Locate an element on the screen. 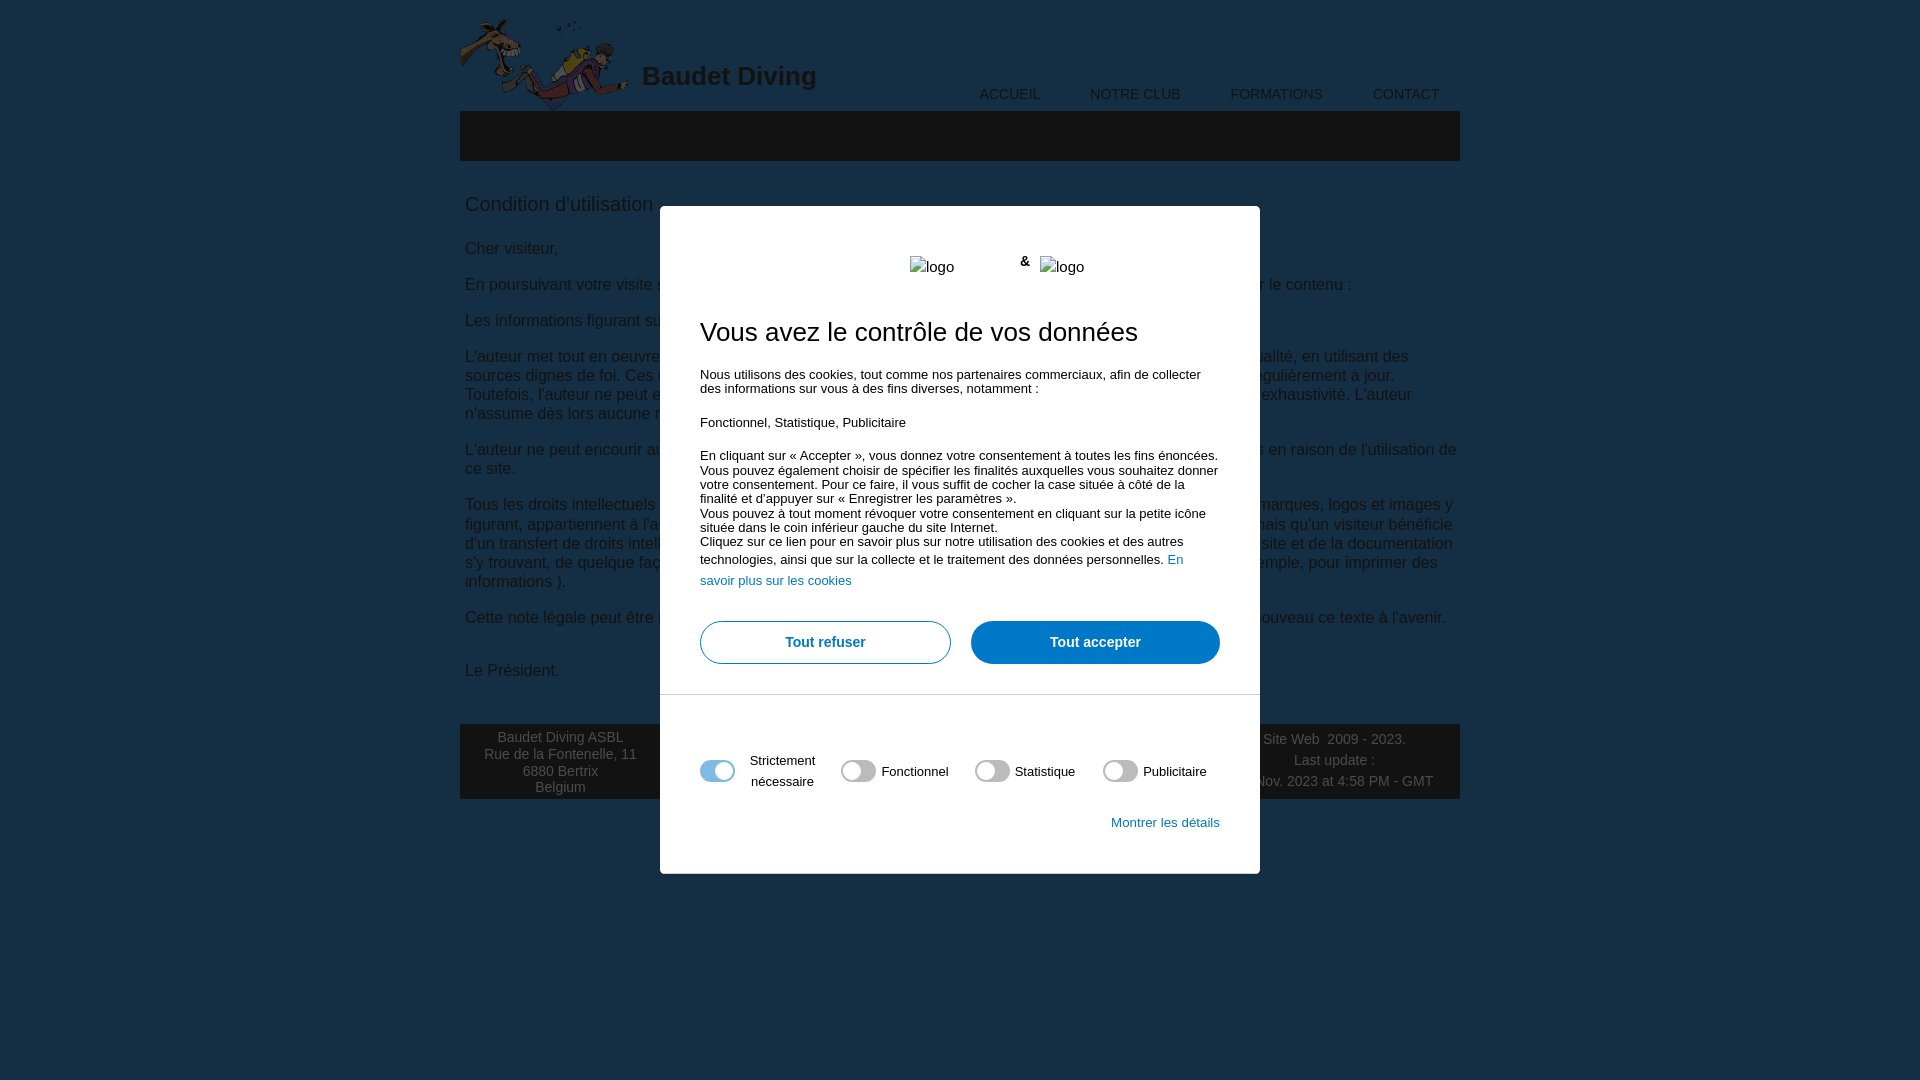 This screenshot has height=1080, width=1920. 'ACCUEIL' is located at coordinates (1010, 88).